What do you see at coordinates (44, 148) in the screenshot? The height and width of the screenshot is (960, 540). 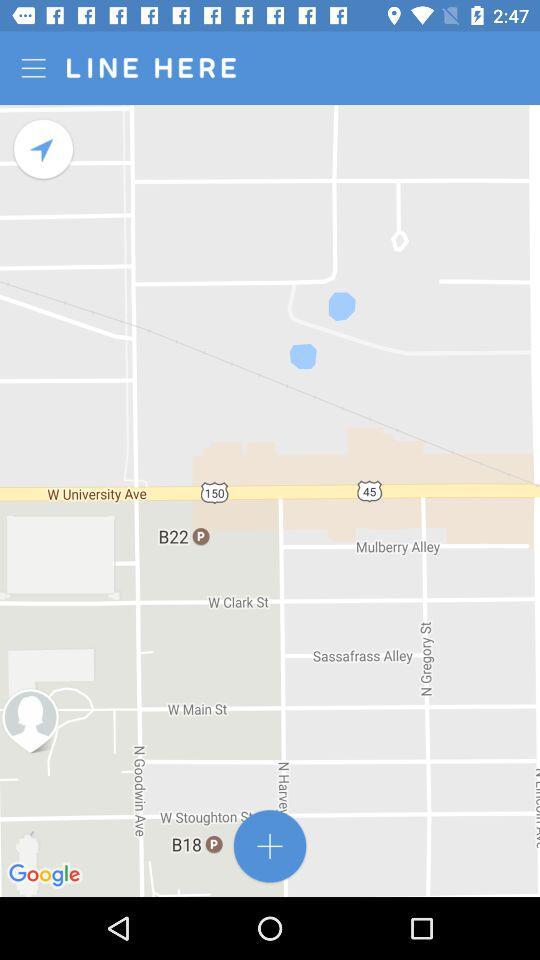 I see `the navigation icon` at bounding box center [44, 148].